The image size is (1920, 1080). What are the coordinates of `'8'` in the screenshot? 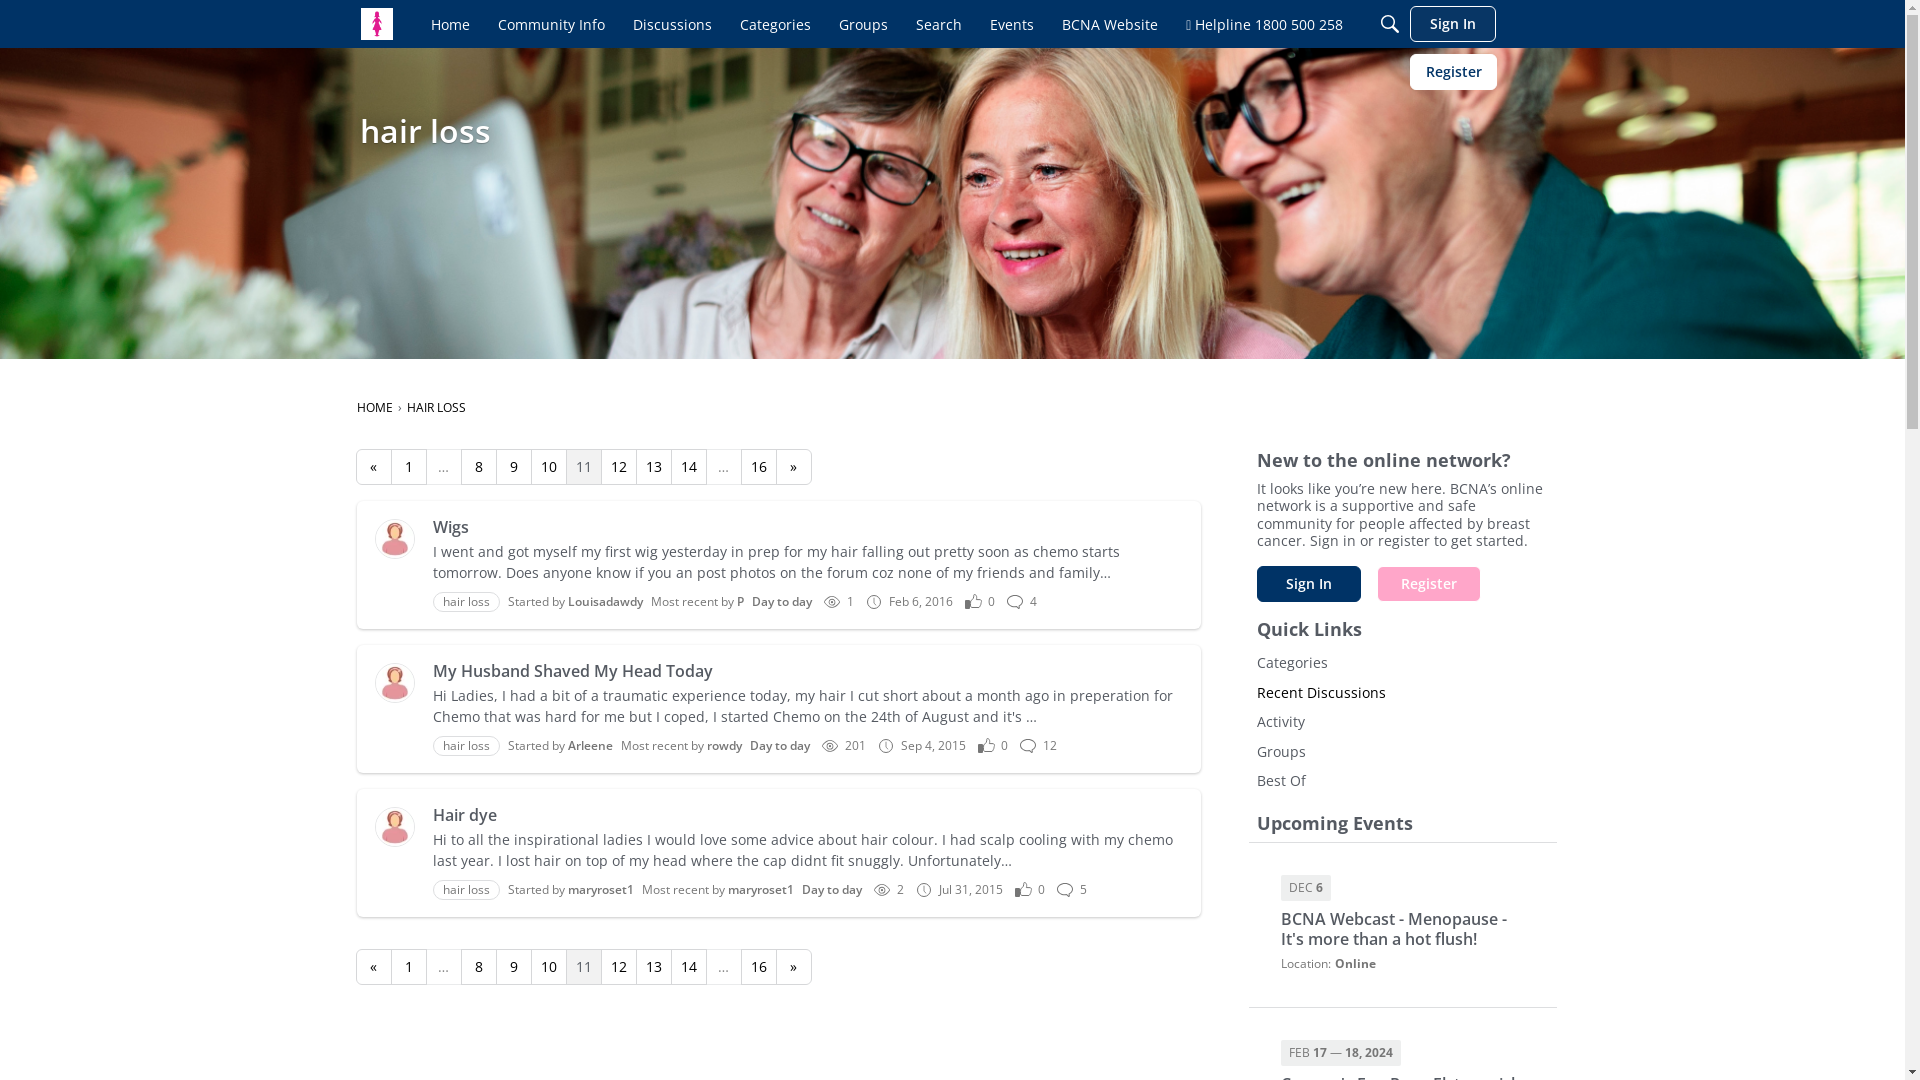 It's located at (477, 966).